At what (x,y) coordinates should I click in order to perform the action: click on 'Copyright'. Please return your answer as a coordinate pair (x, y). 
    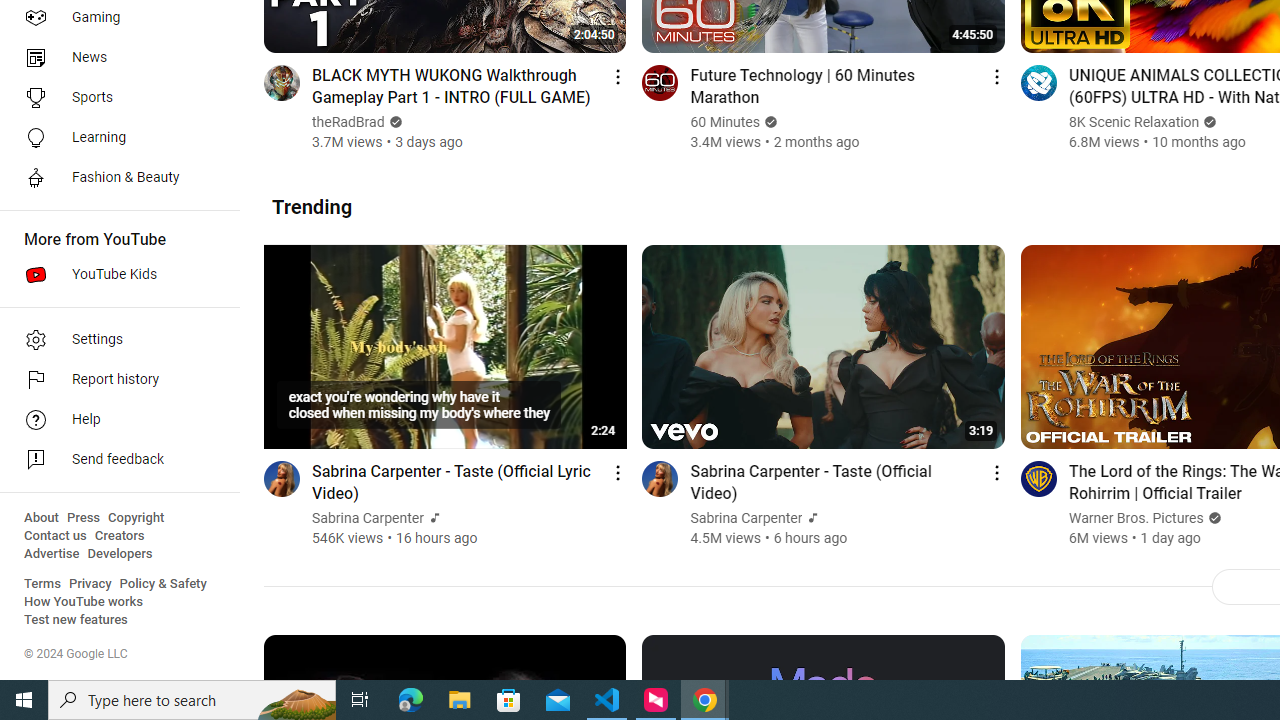
    Looking at the image, I should click on (135, 517).